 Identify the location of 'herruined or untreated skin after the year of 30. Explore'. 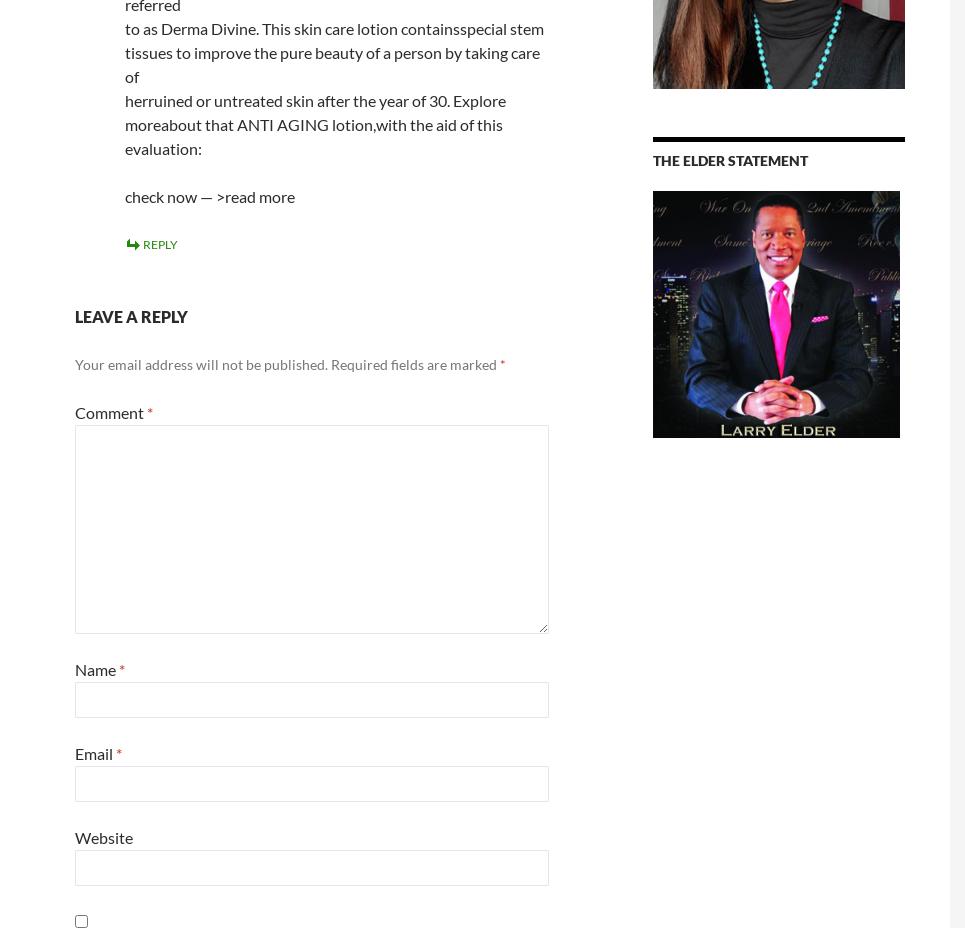
(313, 99).